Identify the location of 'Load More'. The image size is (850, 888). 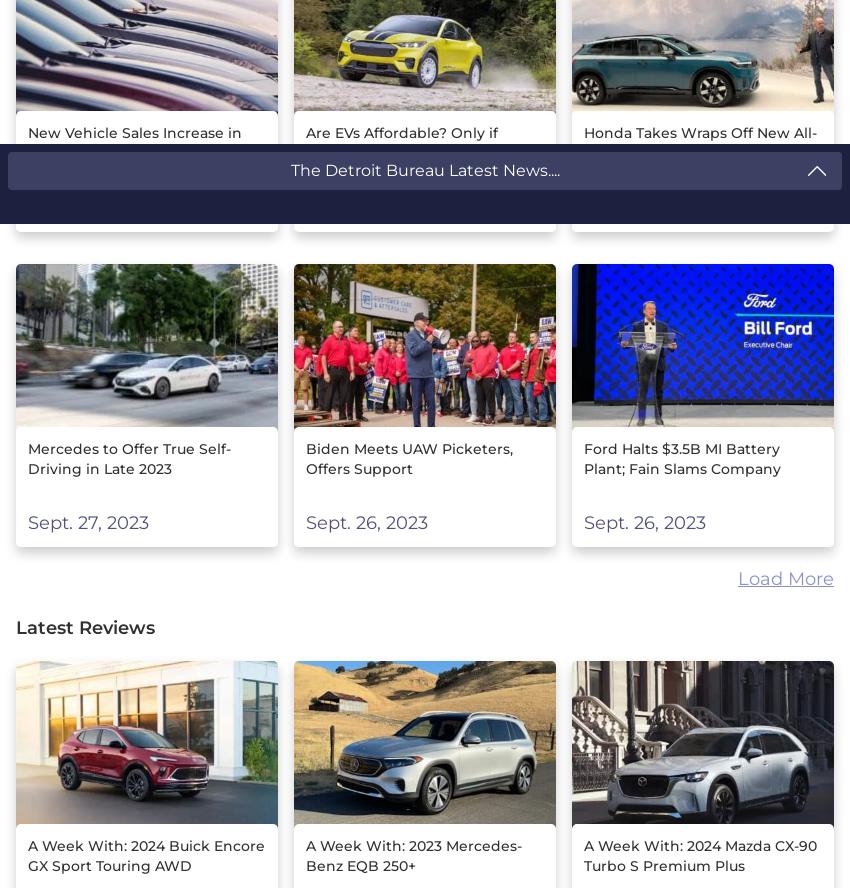
(784, 578).